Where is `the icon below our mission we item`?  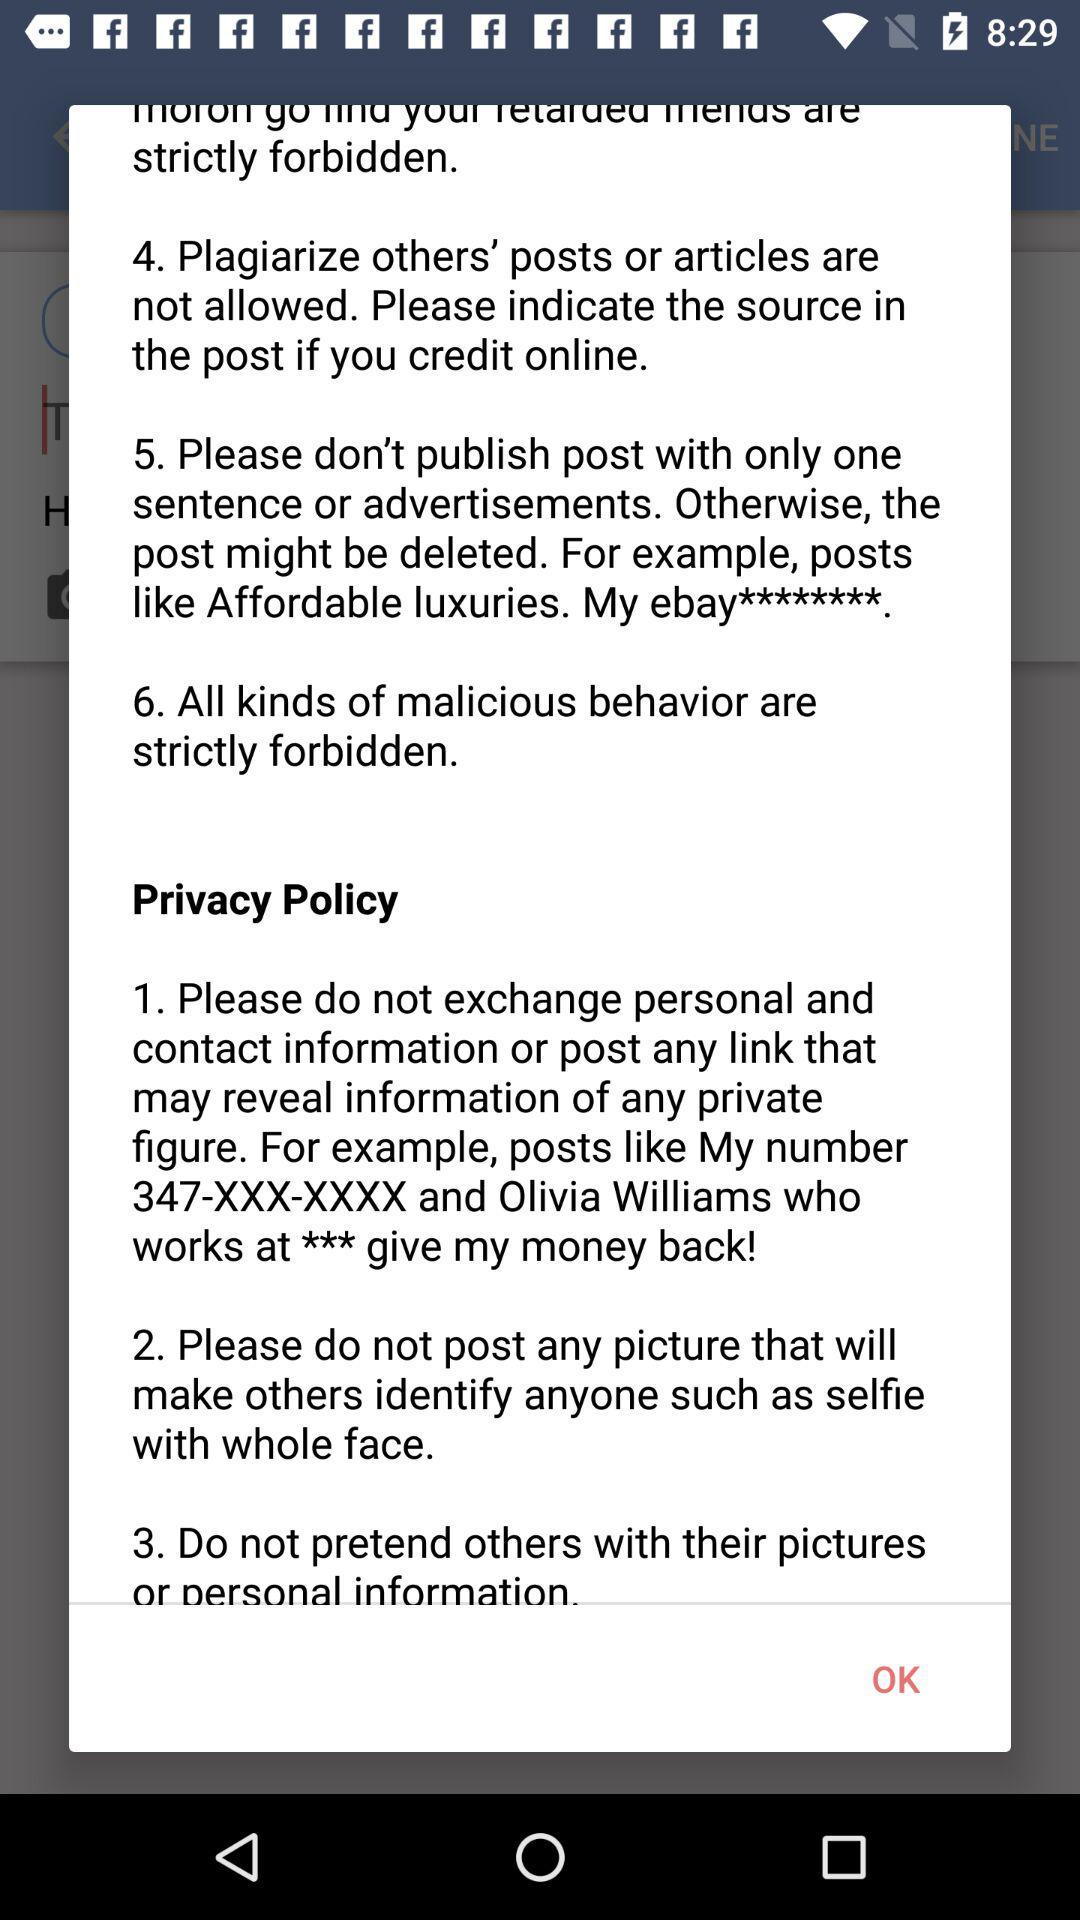
the icon below our mission we item is located at coordinates (894, 1678).